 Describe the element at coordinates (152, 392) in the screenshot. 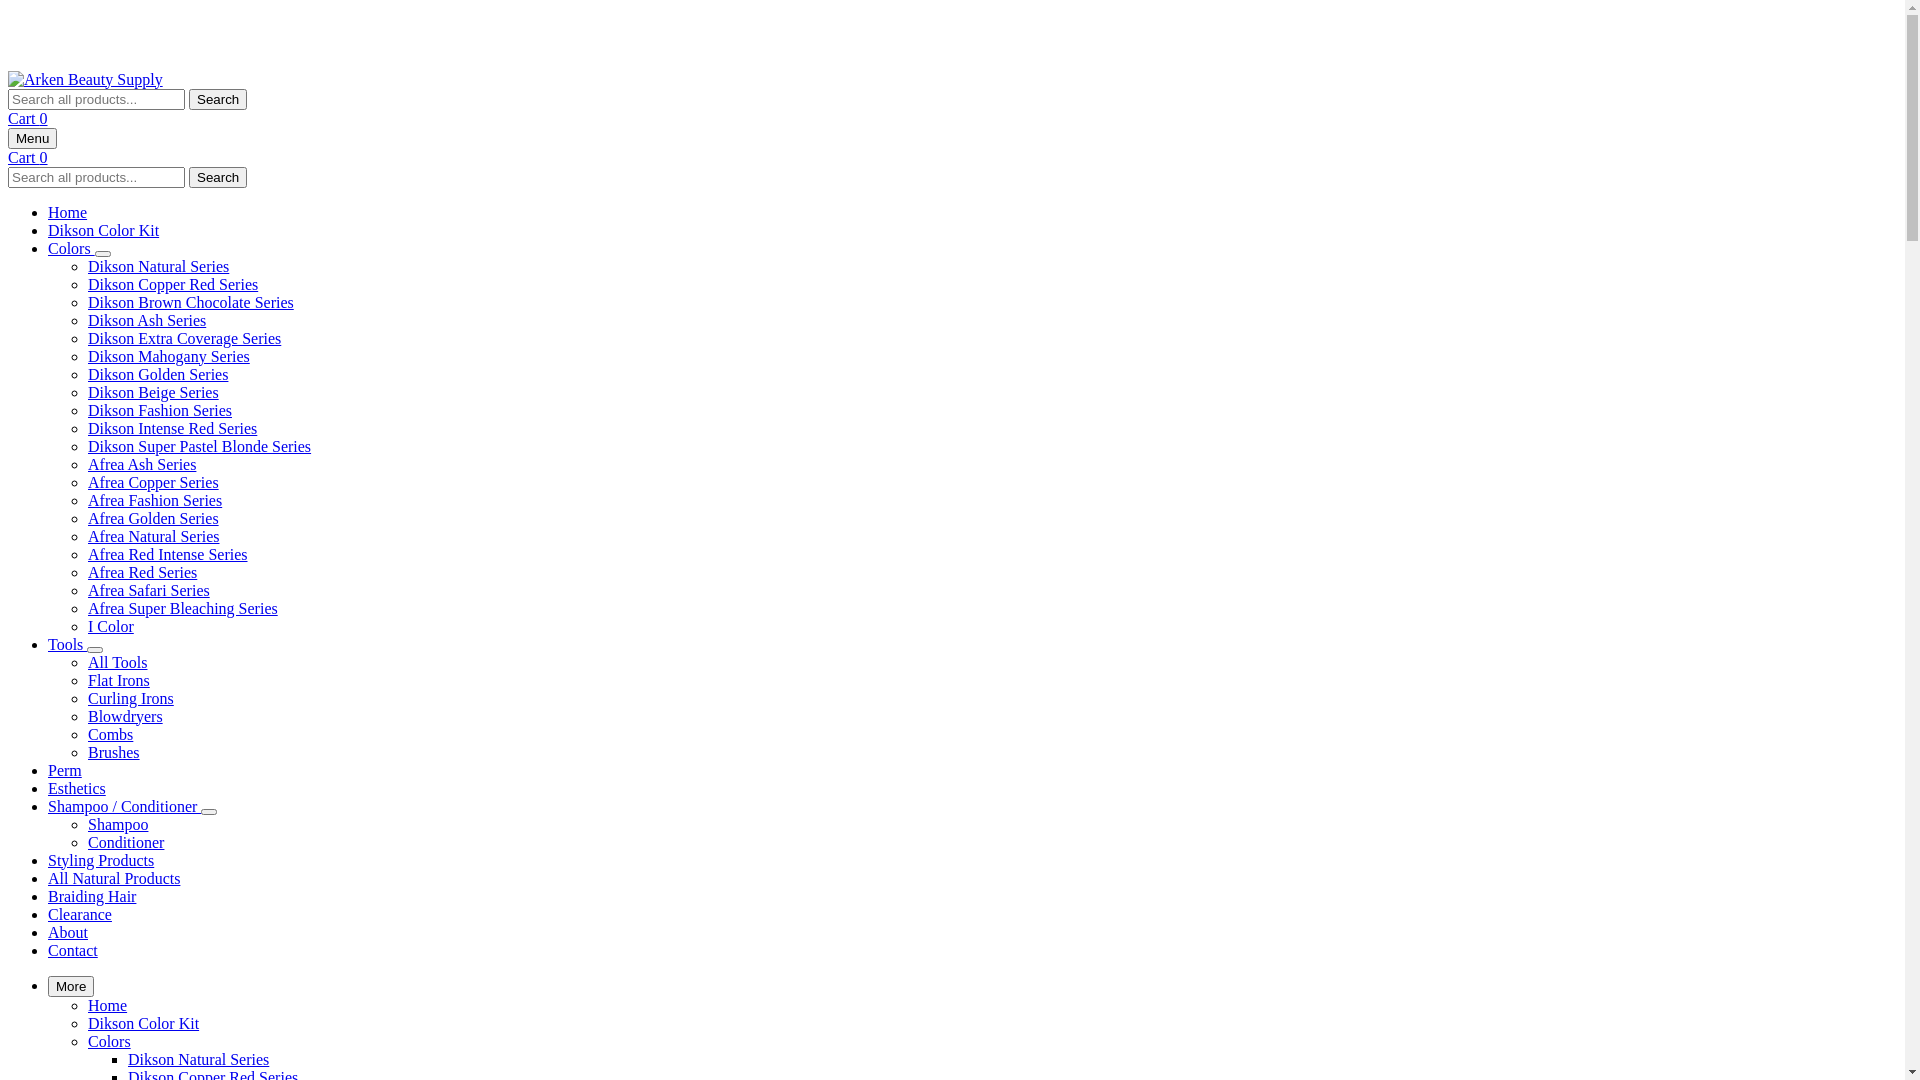

I see `'Dikson Beige Series'` at that location.